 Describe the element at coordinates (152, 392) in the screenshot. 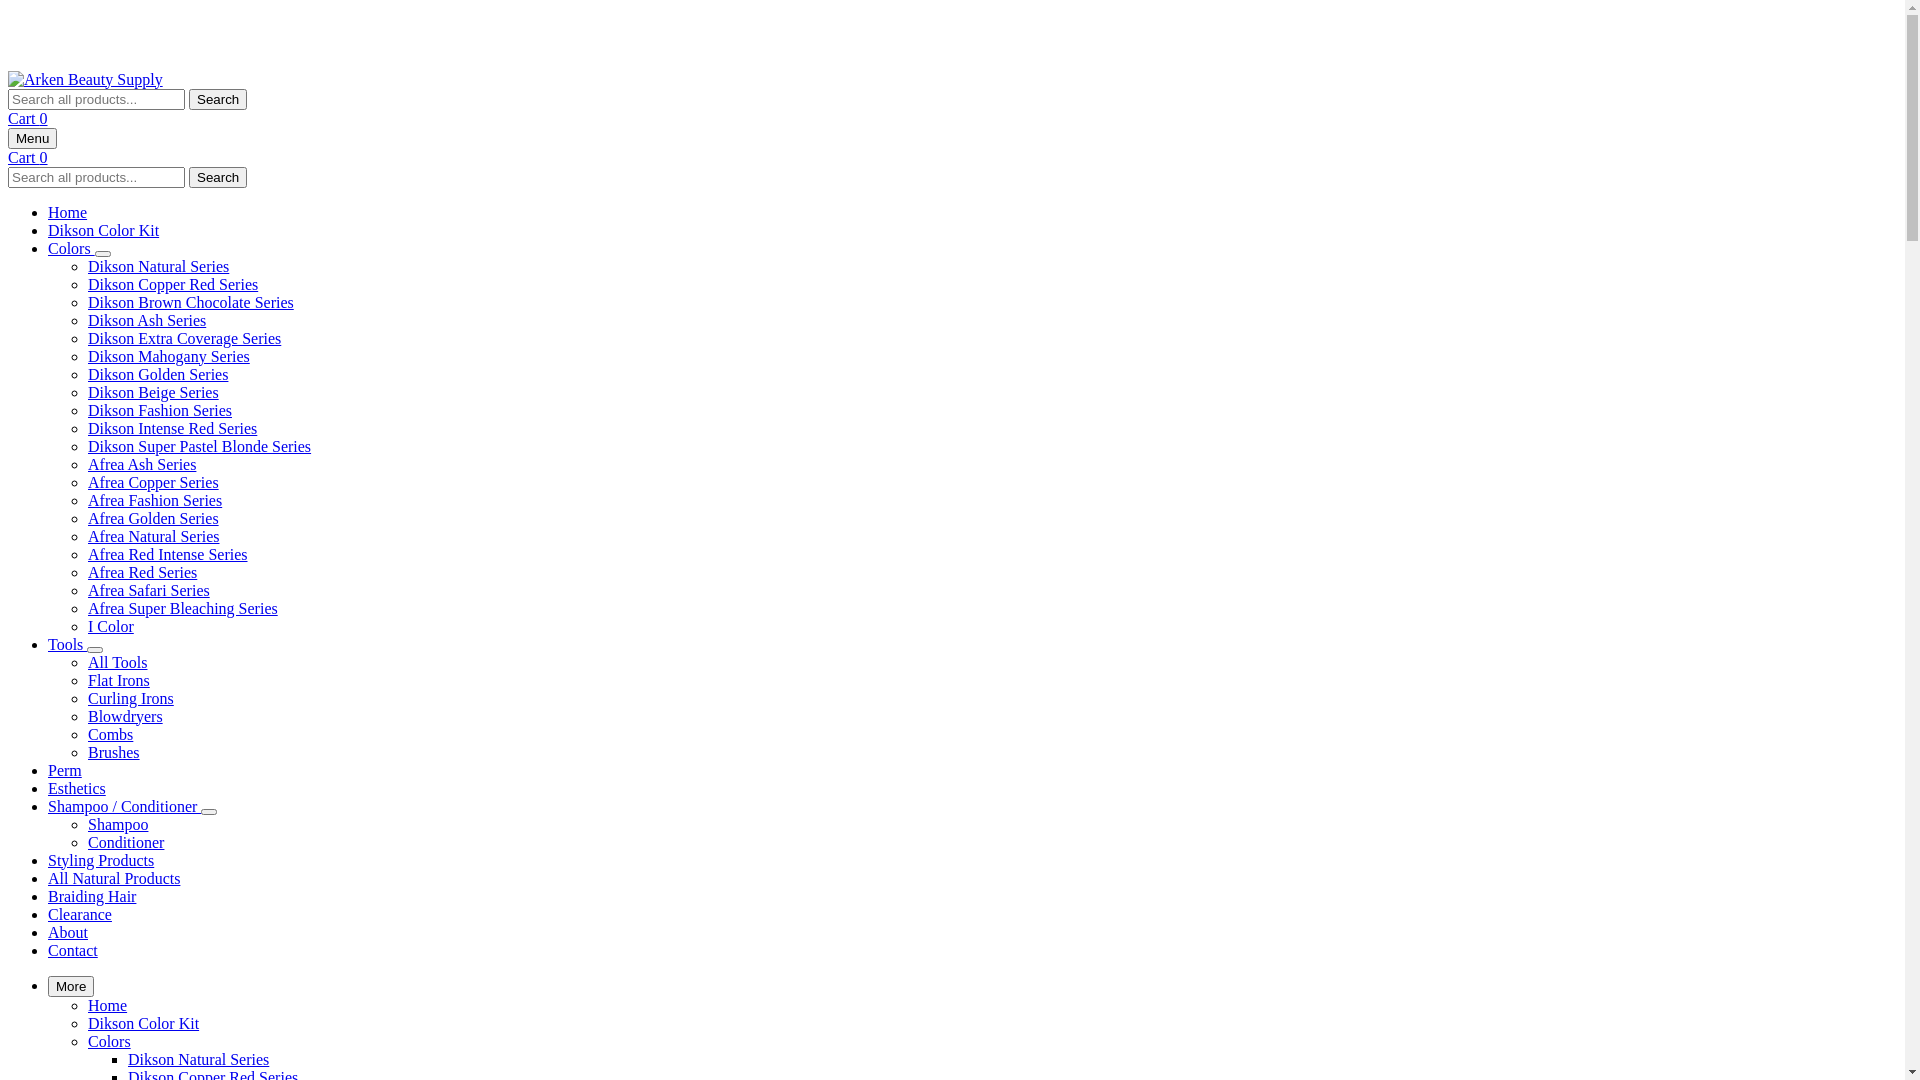

I see `'Dikson Beige Series'` at that location.